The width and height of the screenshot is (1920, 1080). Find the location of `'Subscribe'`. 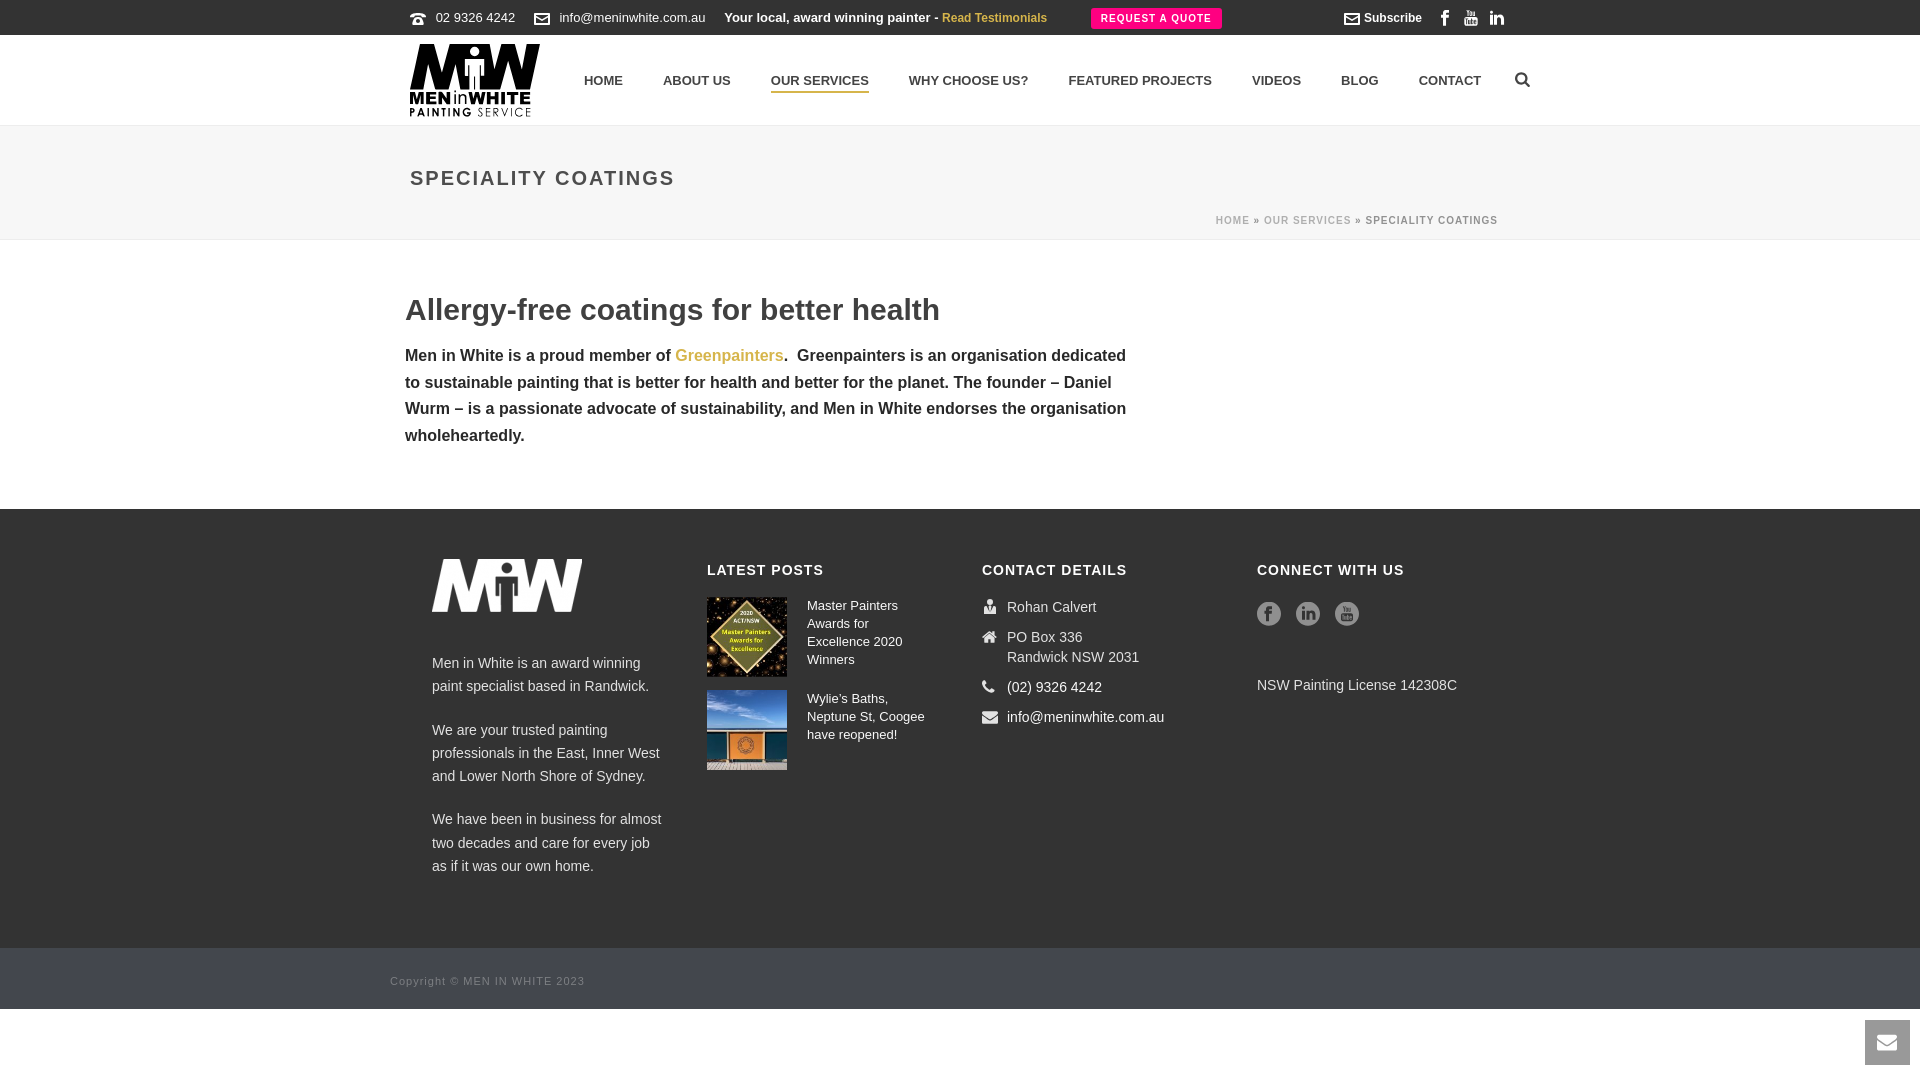

'Subscribe' is located at coordinates (1381, 18).